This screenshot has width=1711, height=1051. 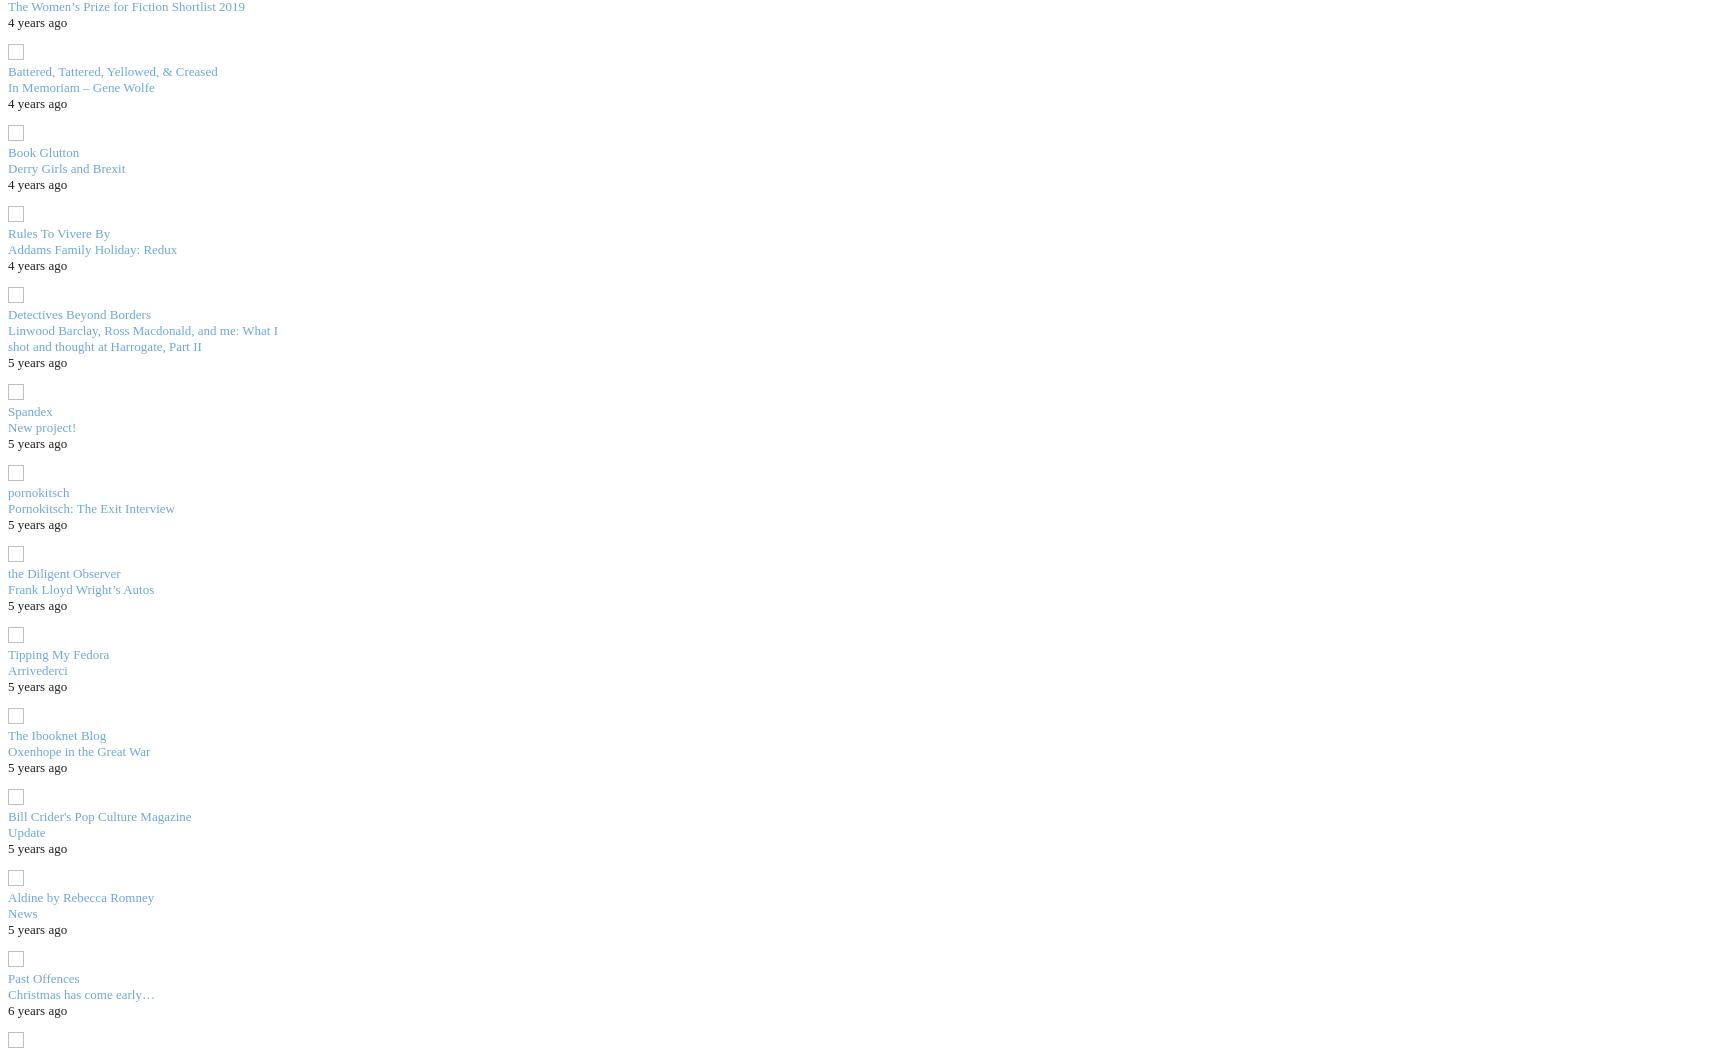 What do you see at coordinates (90, 507) in the screenshot?
I see `'Pornokitsch: The Exit Interview'` at bounding box center [90, 507].